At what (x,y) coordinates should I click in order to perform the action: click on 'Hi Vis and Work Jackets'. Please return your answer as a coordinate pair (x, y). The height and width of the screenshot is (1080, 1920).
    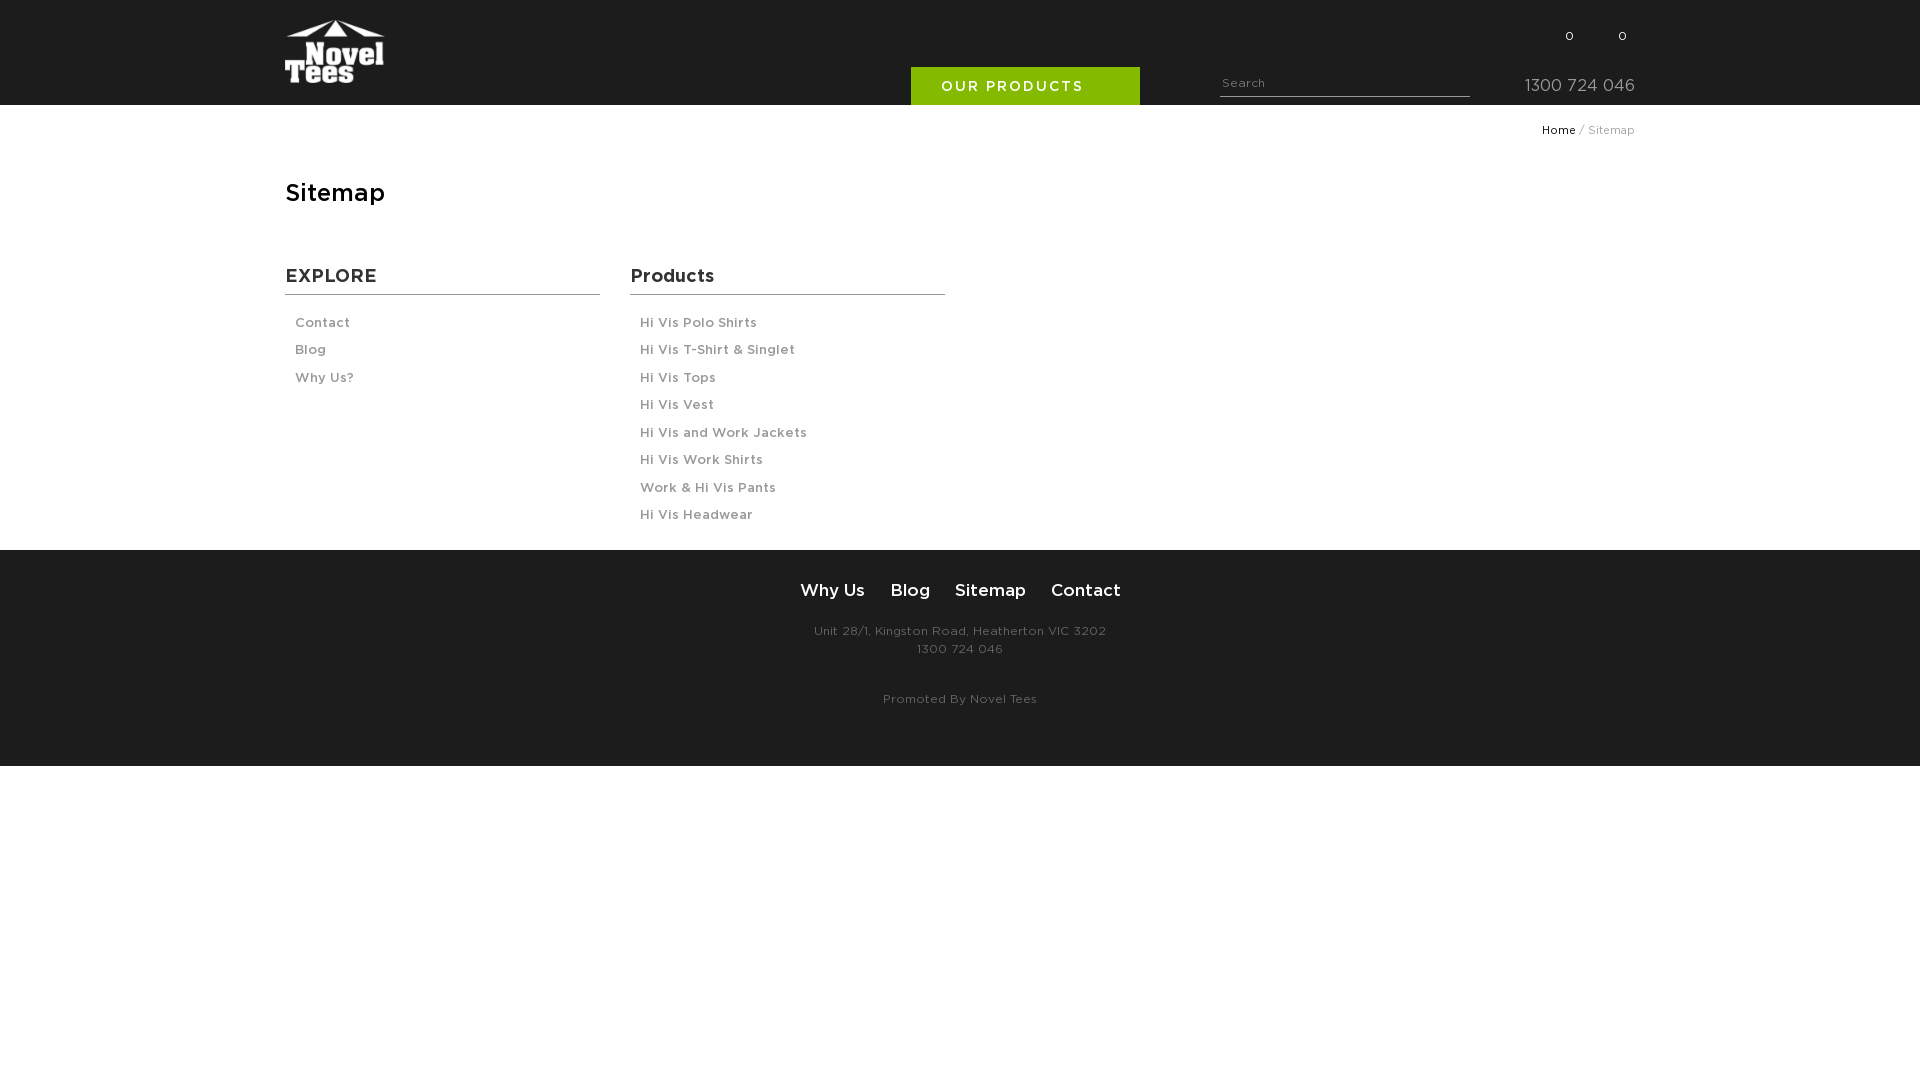
    Looking at the image, I should click on (722, 433).